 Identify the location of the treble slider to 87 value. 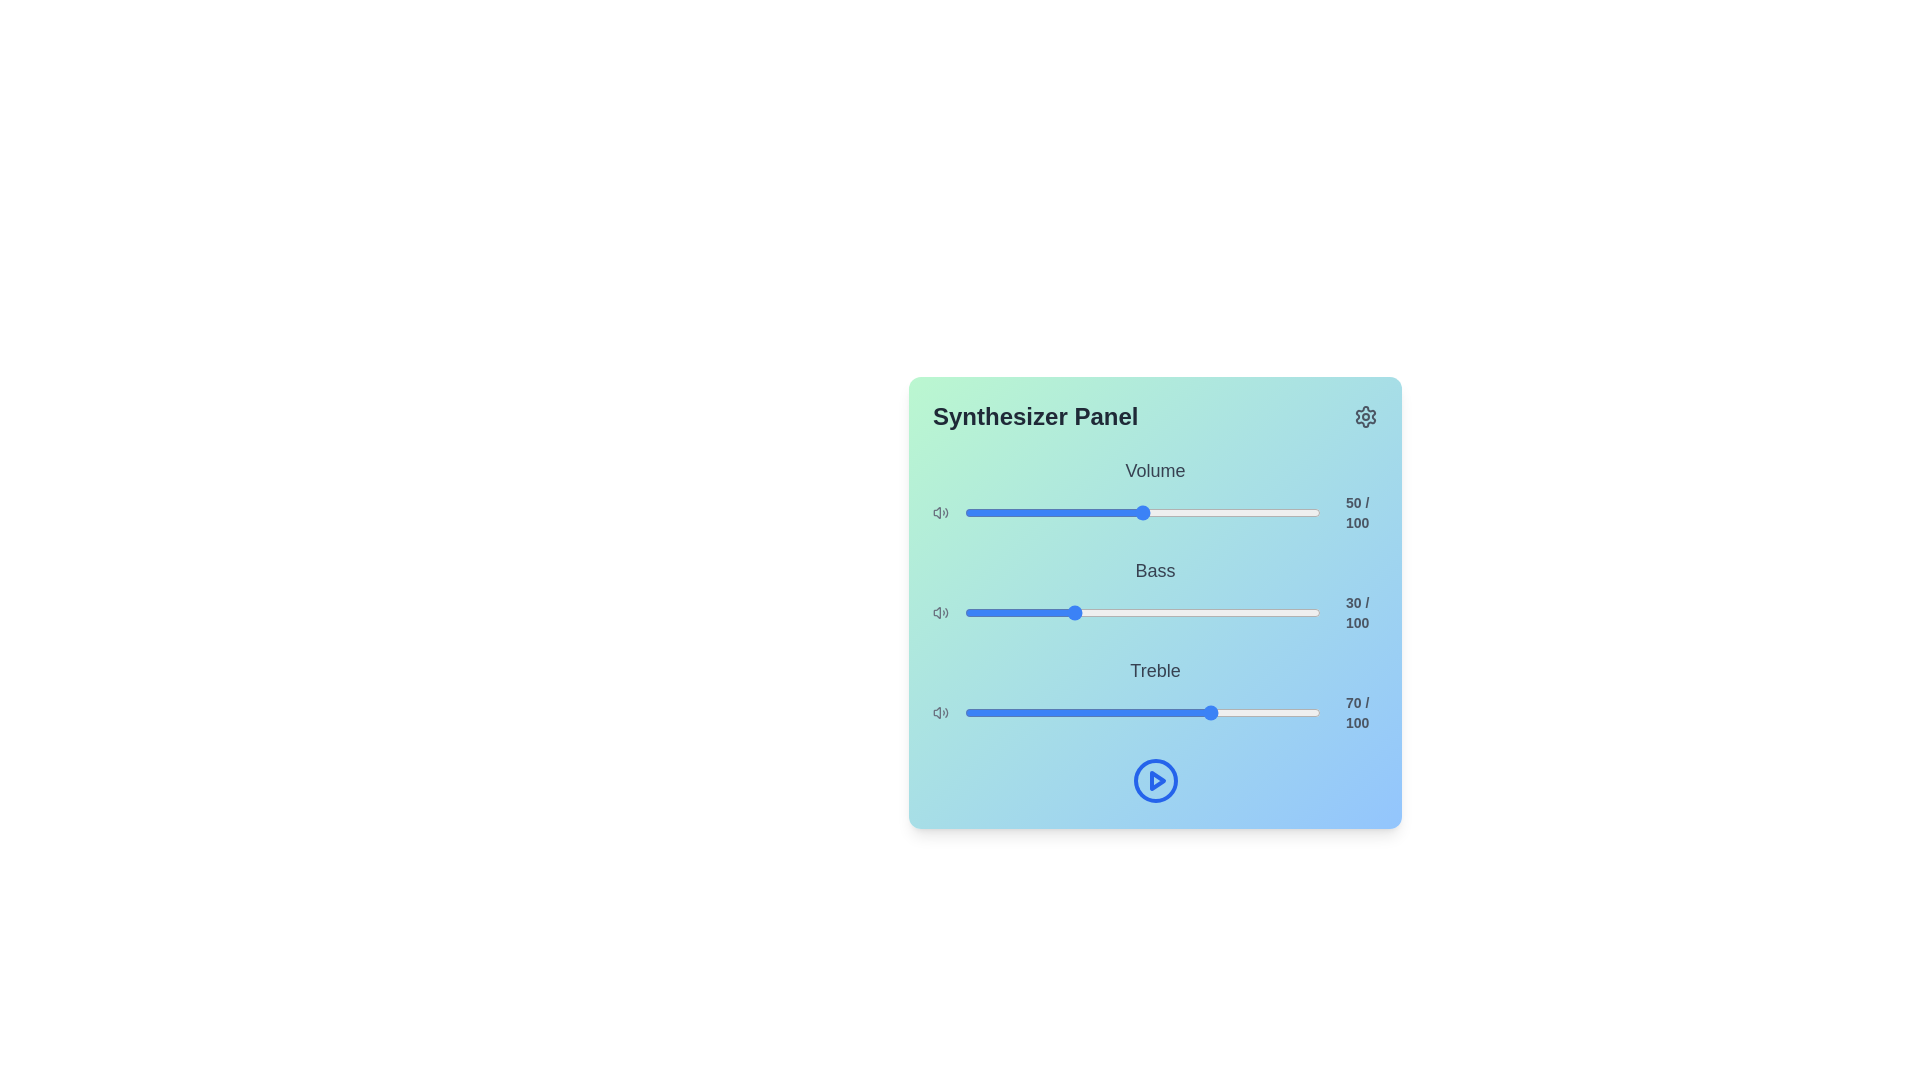
(1273, 712).